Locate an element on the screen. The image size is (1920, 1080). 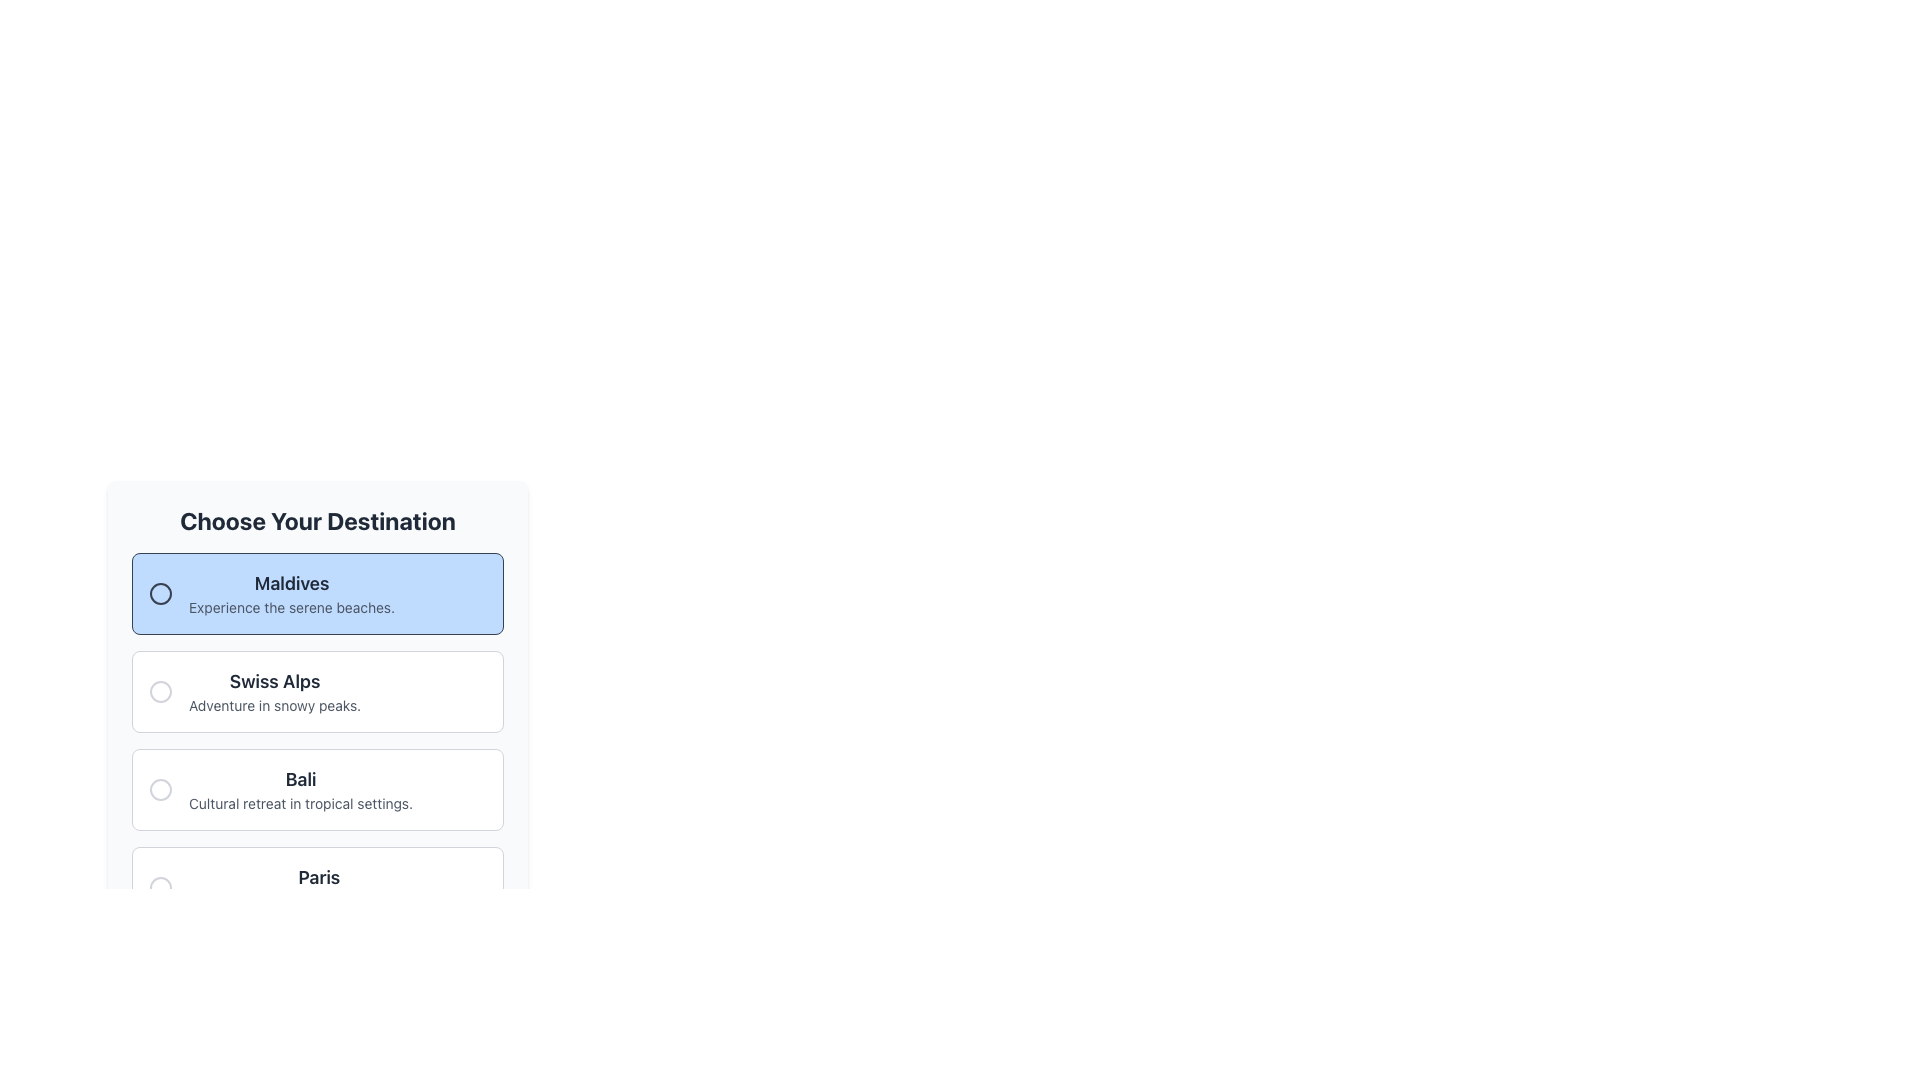
the circular Radio Button Icon with a light gray outline is located at coordinates (161, 690).